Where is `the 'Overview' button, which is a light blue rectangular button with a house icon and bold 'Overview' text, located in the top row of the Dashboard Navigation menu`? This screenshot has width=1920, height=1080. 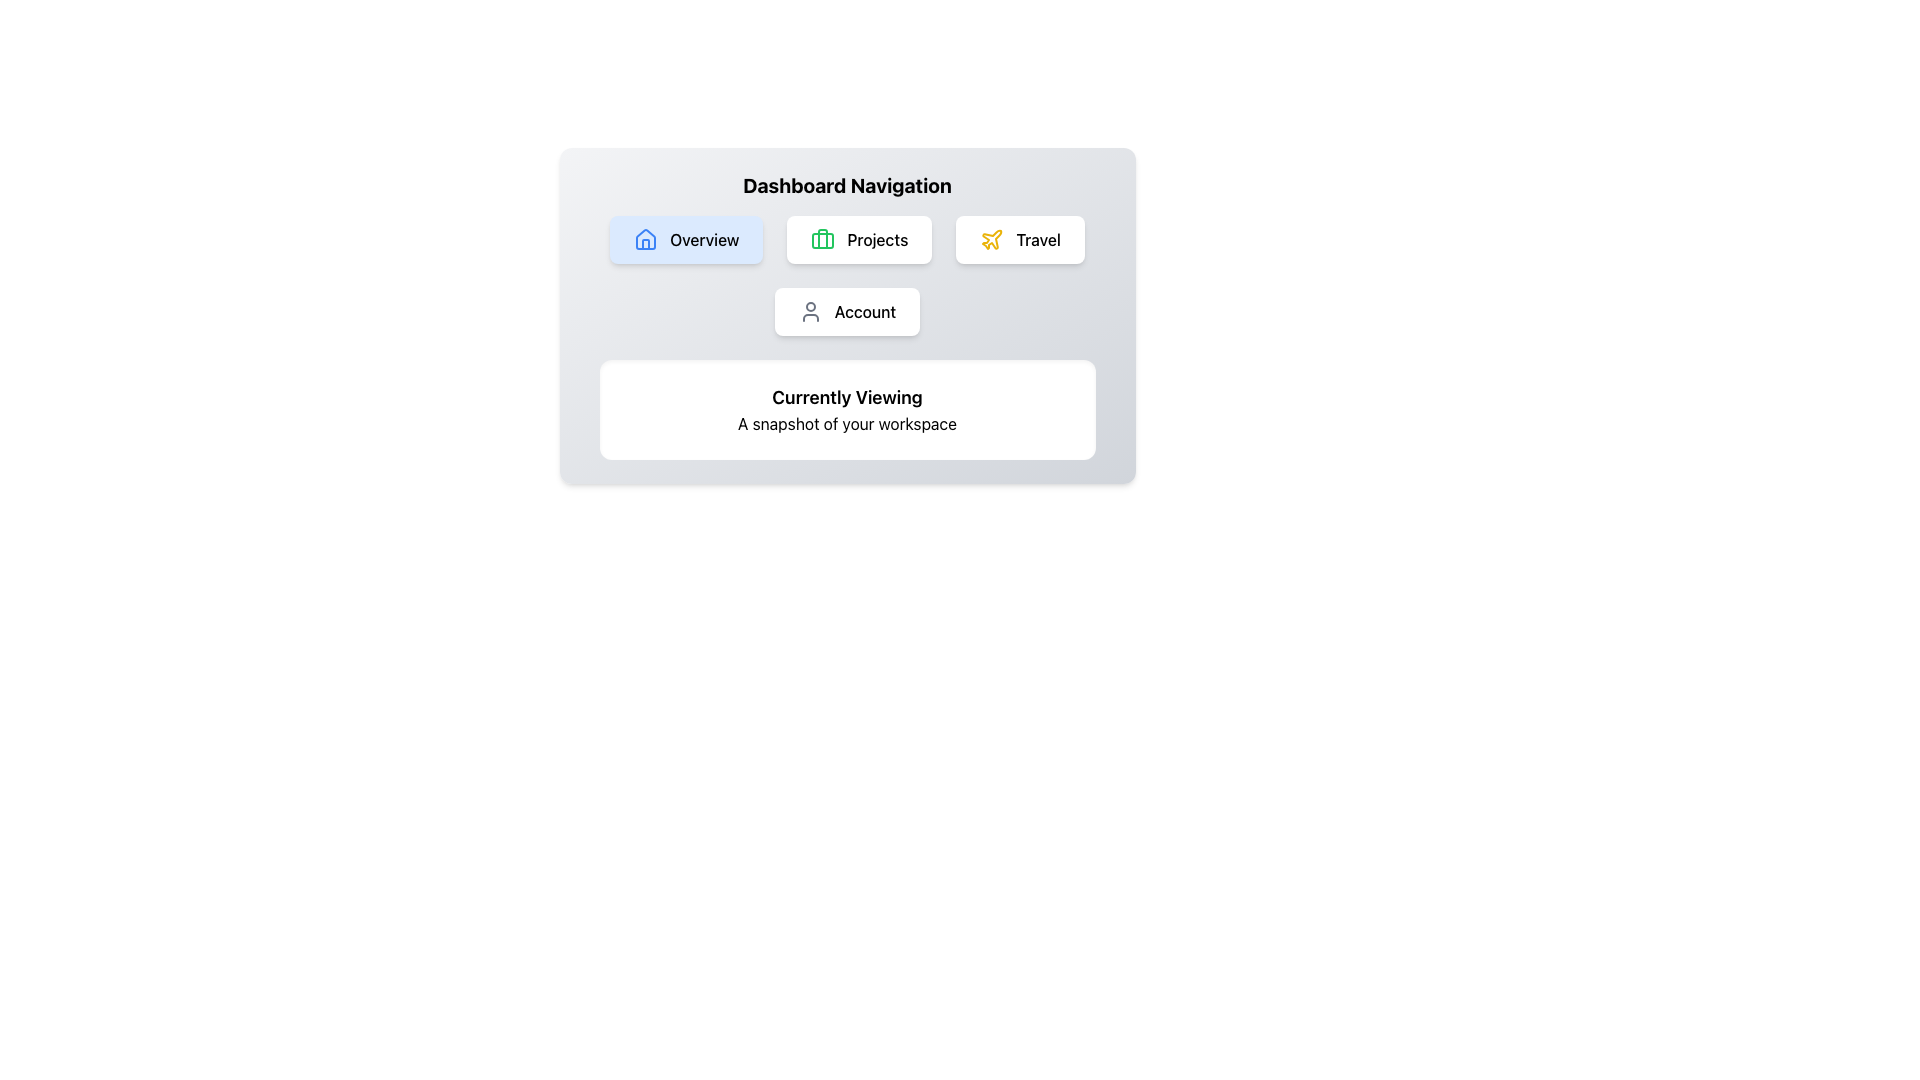
the 'Overview' button, which is a light blue rectangular button with a house icon and bold 'Overview' text, located in the top row of the Dashboard Navigation menu is located at coordinates (686, 238).